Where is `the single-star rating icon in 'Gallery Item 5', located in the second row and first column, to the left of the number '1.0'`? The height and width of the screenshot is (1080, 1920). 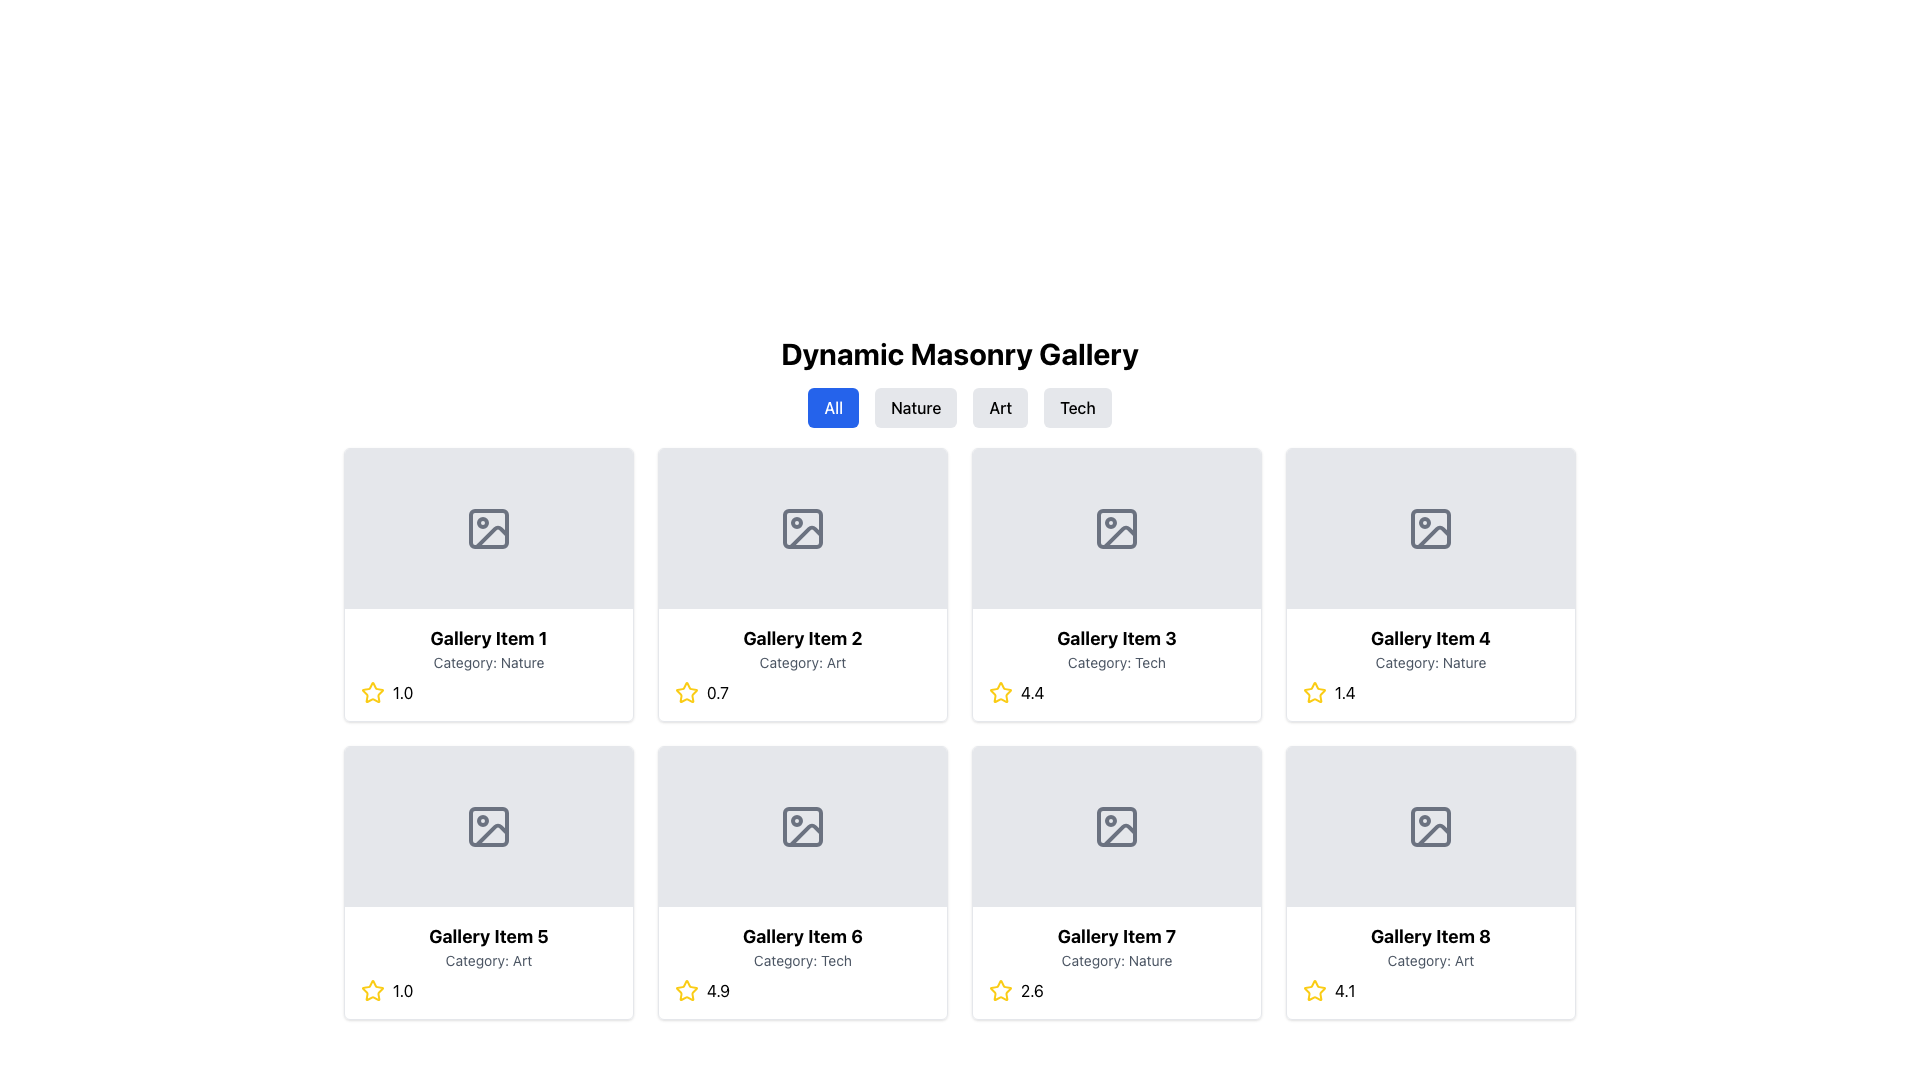 the single-star rating icon in 'Gallery Item 5', located in the second row and first column, to the left of the number '1.0' is located at coordinates (373, 991).